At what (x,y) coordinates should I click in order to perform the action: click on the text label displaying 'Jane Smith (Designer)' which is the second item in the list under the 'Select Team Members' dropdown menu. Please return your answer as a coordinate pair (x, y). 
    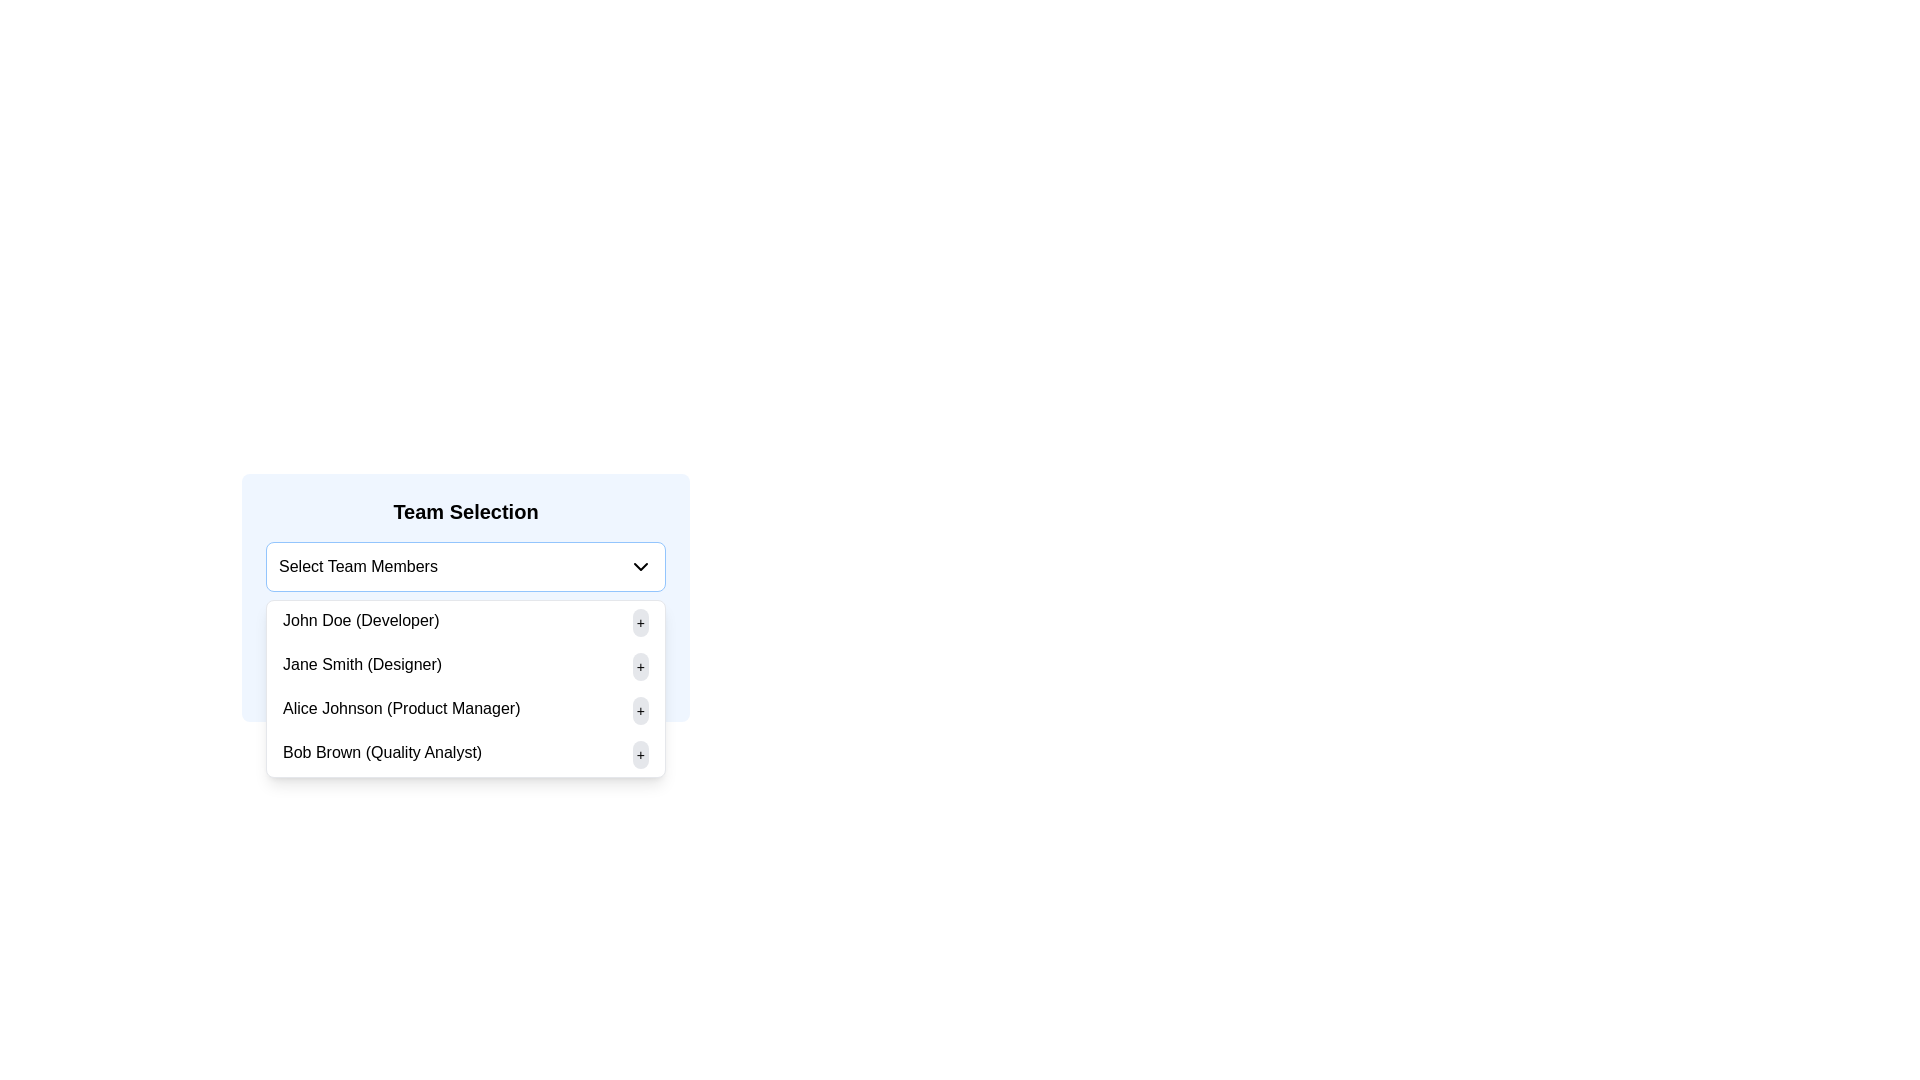
    Looking at the image, I should click on (362, 667).